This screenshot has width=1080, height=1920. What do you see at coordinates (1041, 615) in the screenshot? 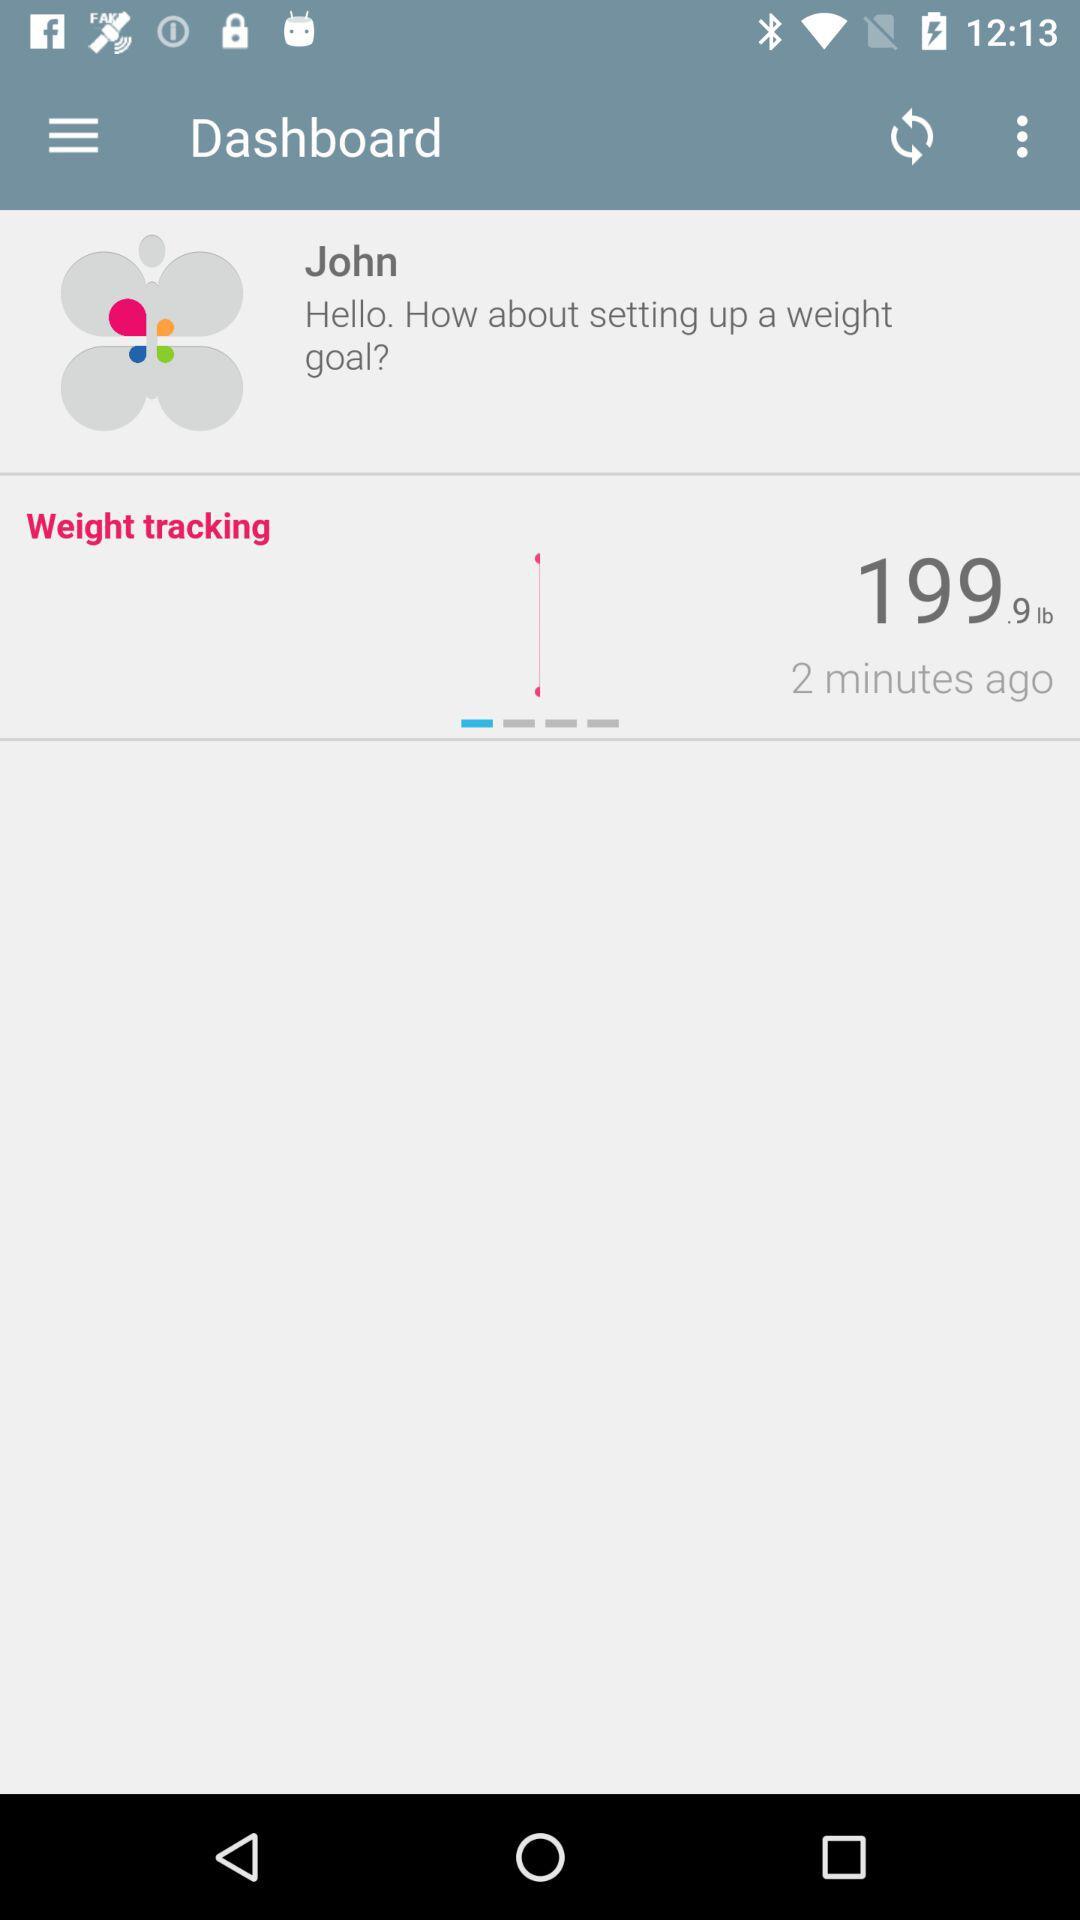
I see `the  lb item` at bounding box center [1041, 615].